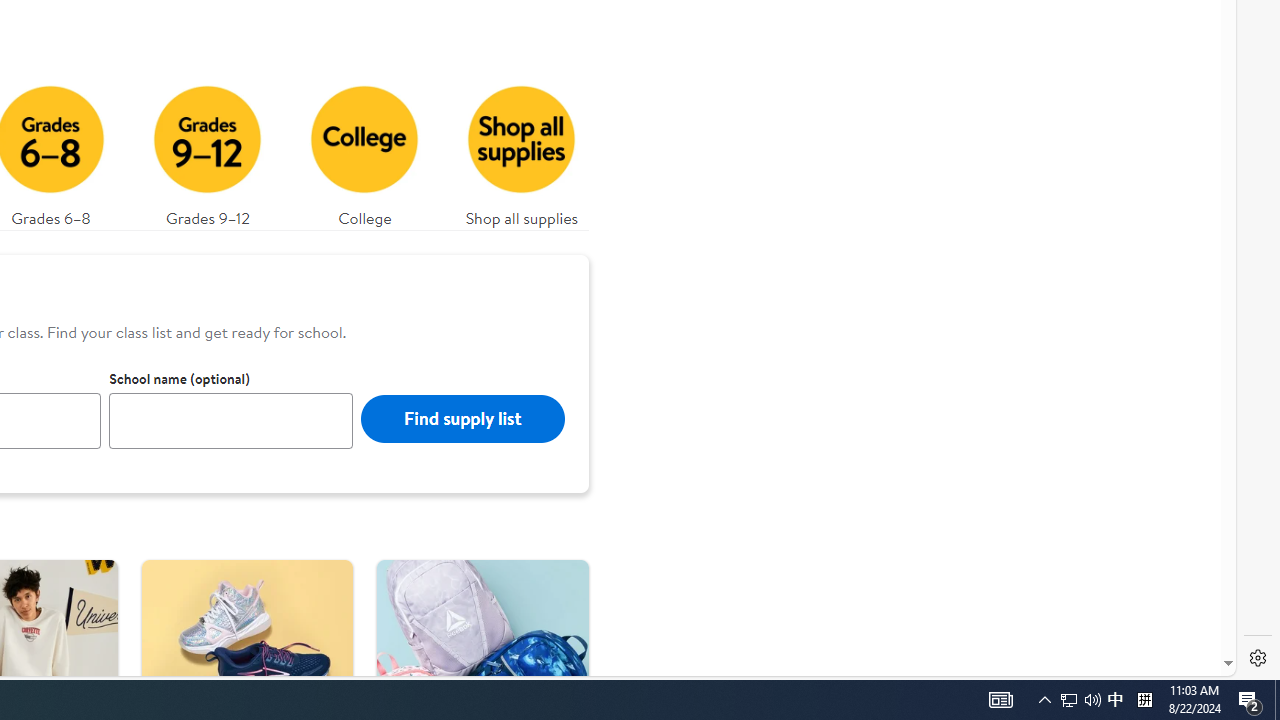 The height and width of the screenshot is (720, 1280). I want to click on 'College', so click(365, 150).